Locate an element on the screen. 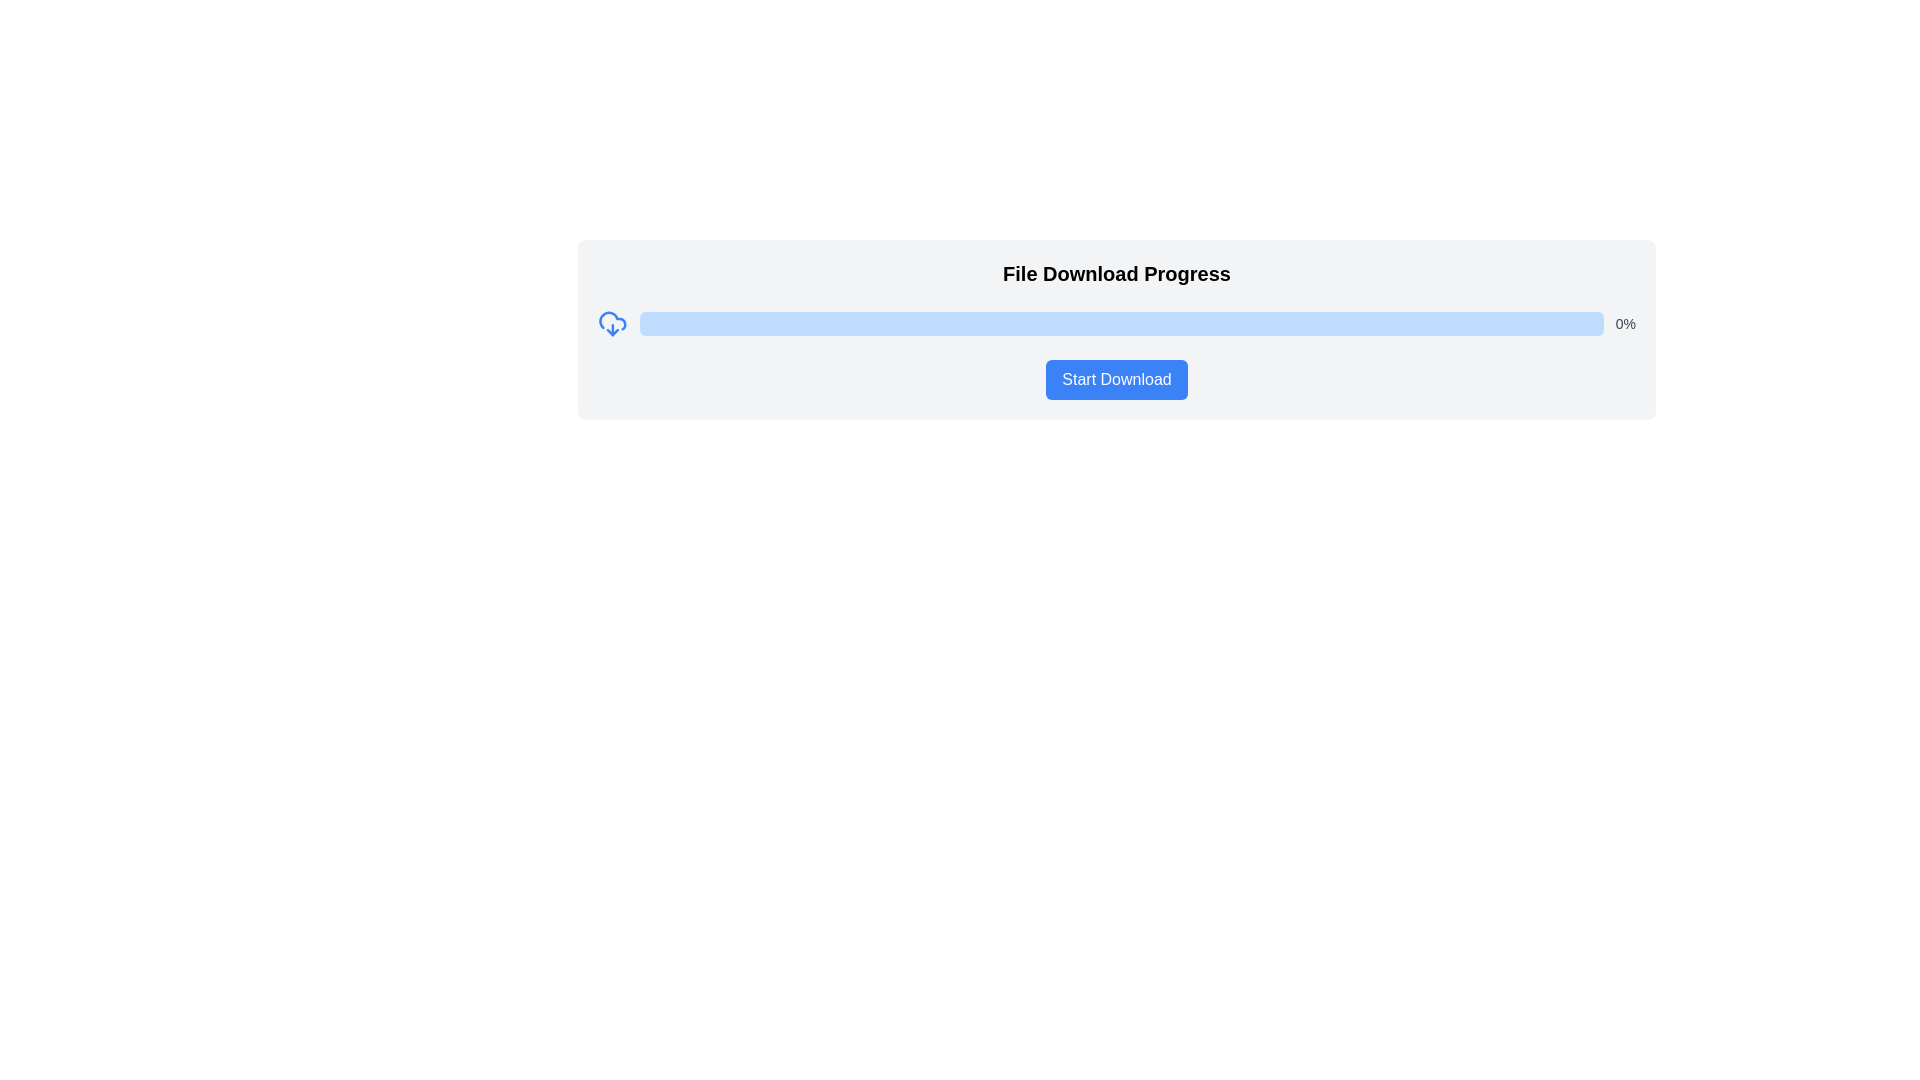 The image size is (1920, 1080). the static text label that indicates the context and purpose of the section related to file download progress, located above the progress bar is located at coordinates (1116, 273).